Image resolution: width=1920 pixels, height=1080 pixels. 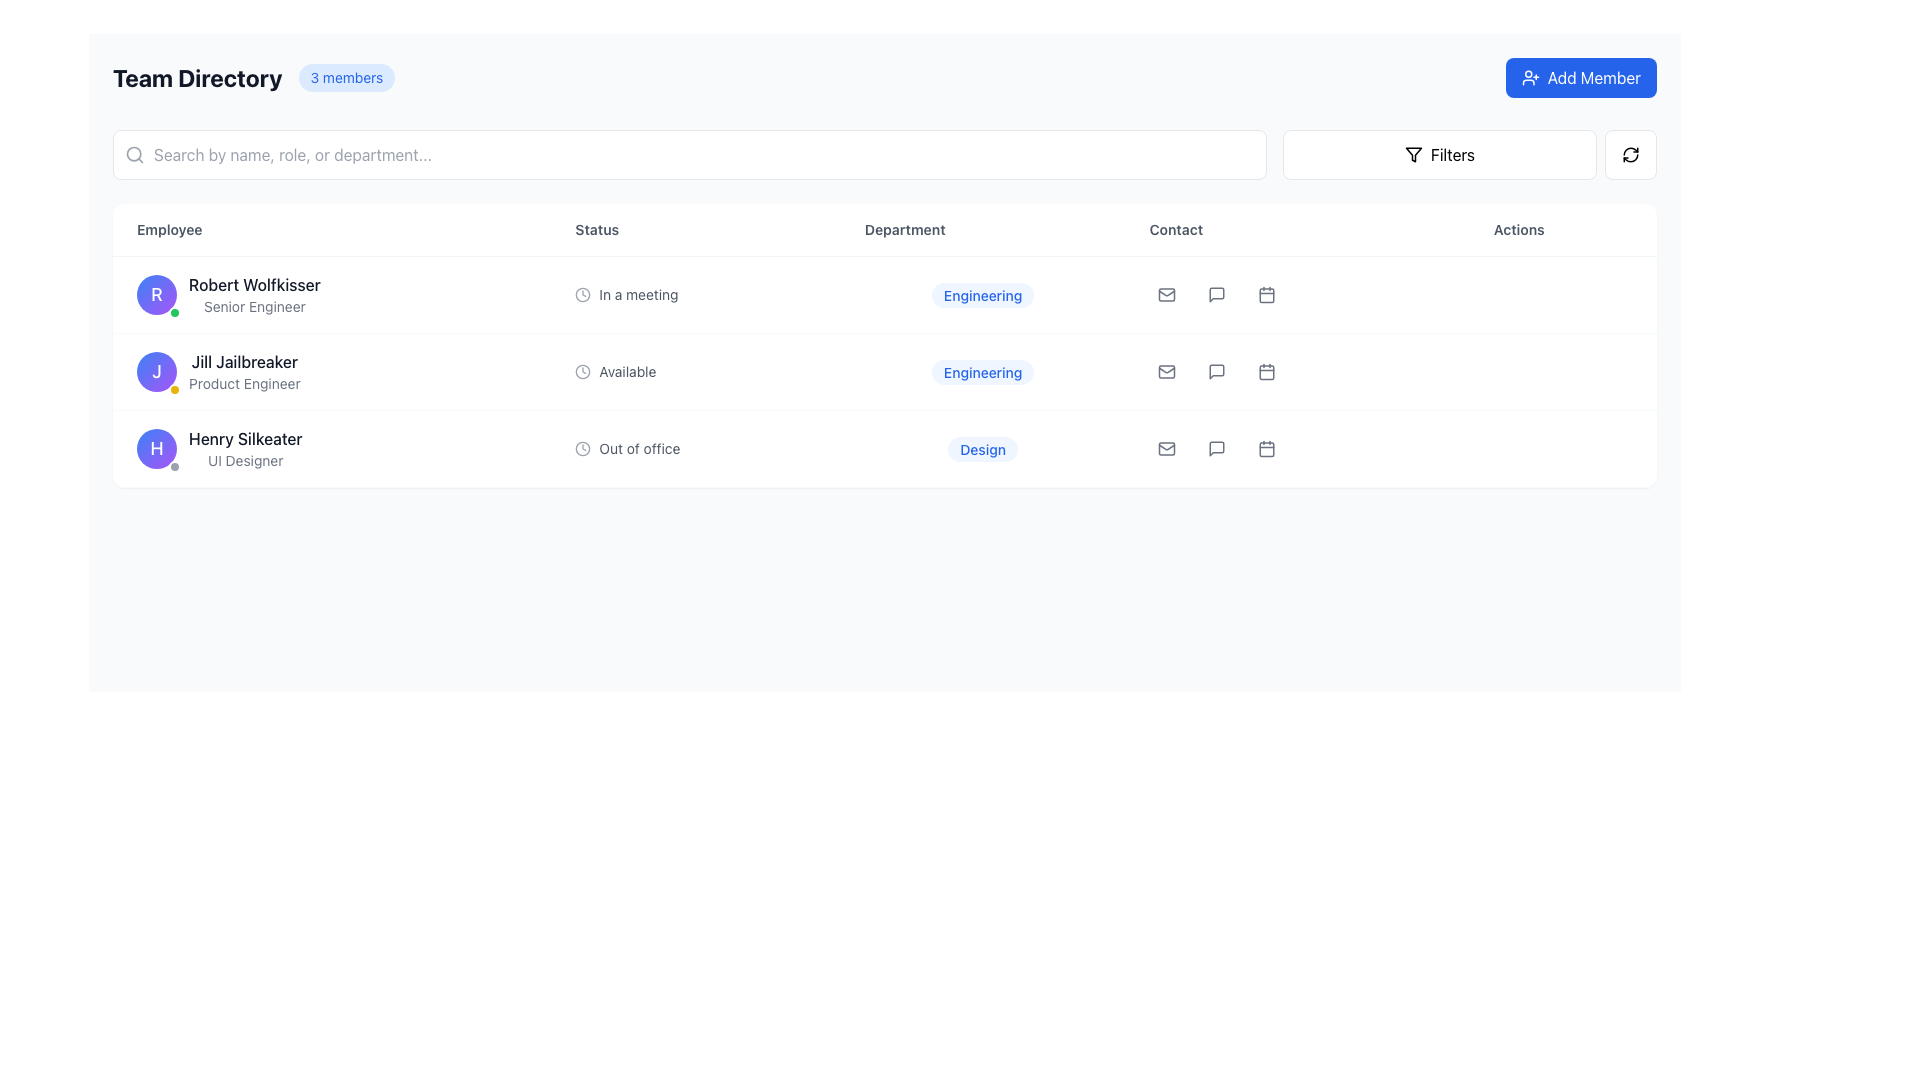 I want to click on the calendar icon, which is a small rounded rectangle located in the third row of the 'Team Directory' table under the 'Actions' column, so click(x=1265, y=372).